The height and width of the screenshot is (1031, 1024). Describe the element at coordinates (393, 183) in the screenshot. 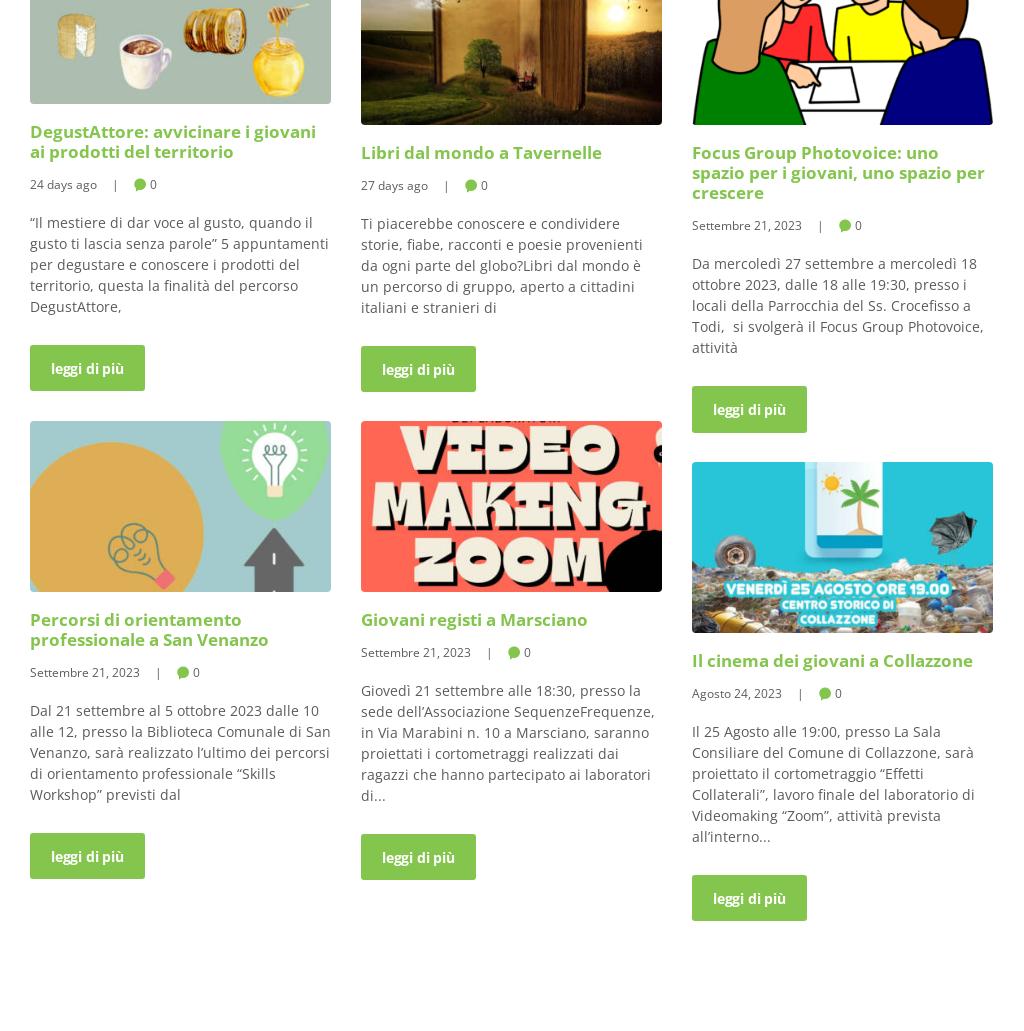

I see `'27 days ago'` at that location.